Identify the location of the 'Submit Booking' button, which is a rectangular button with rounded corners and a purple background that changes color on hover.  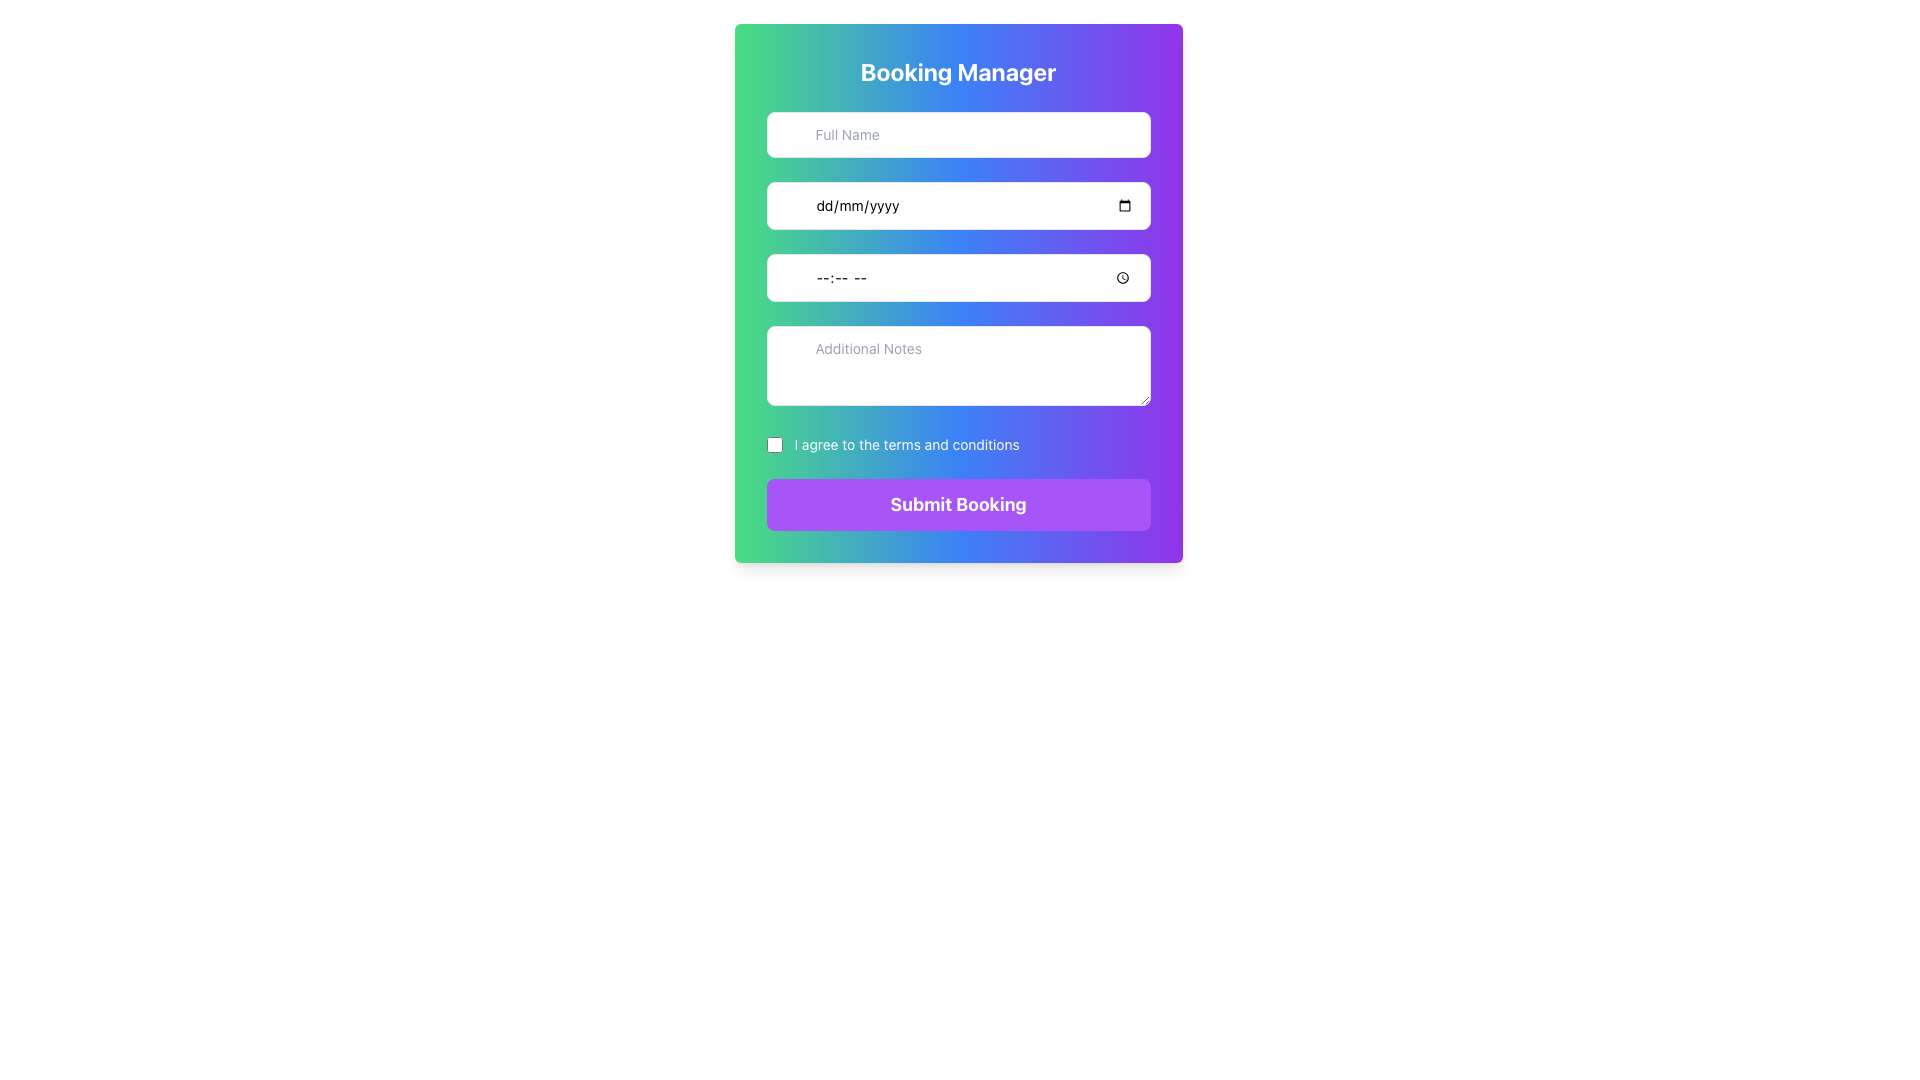
(957, 504).